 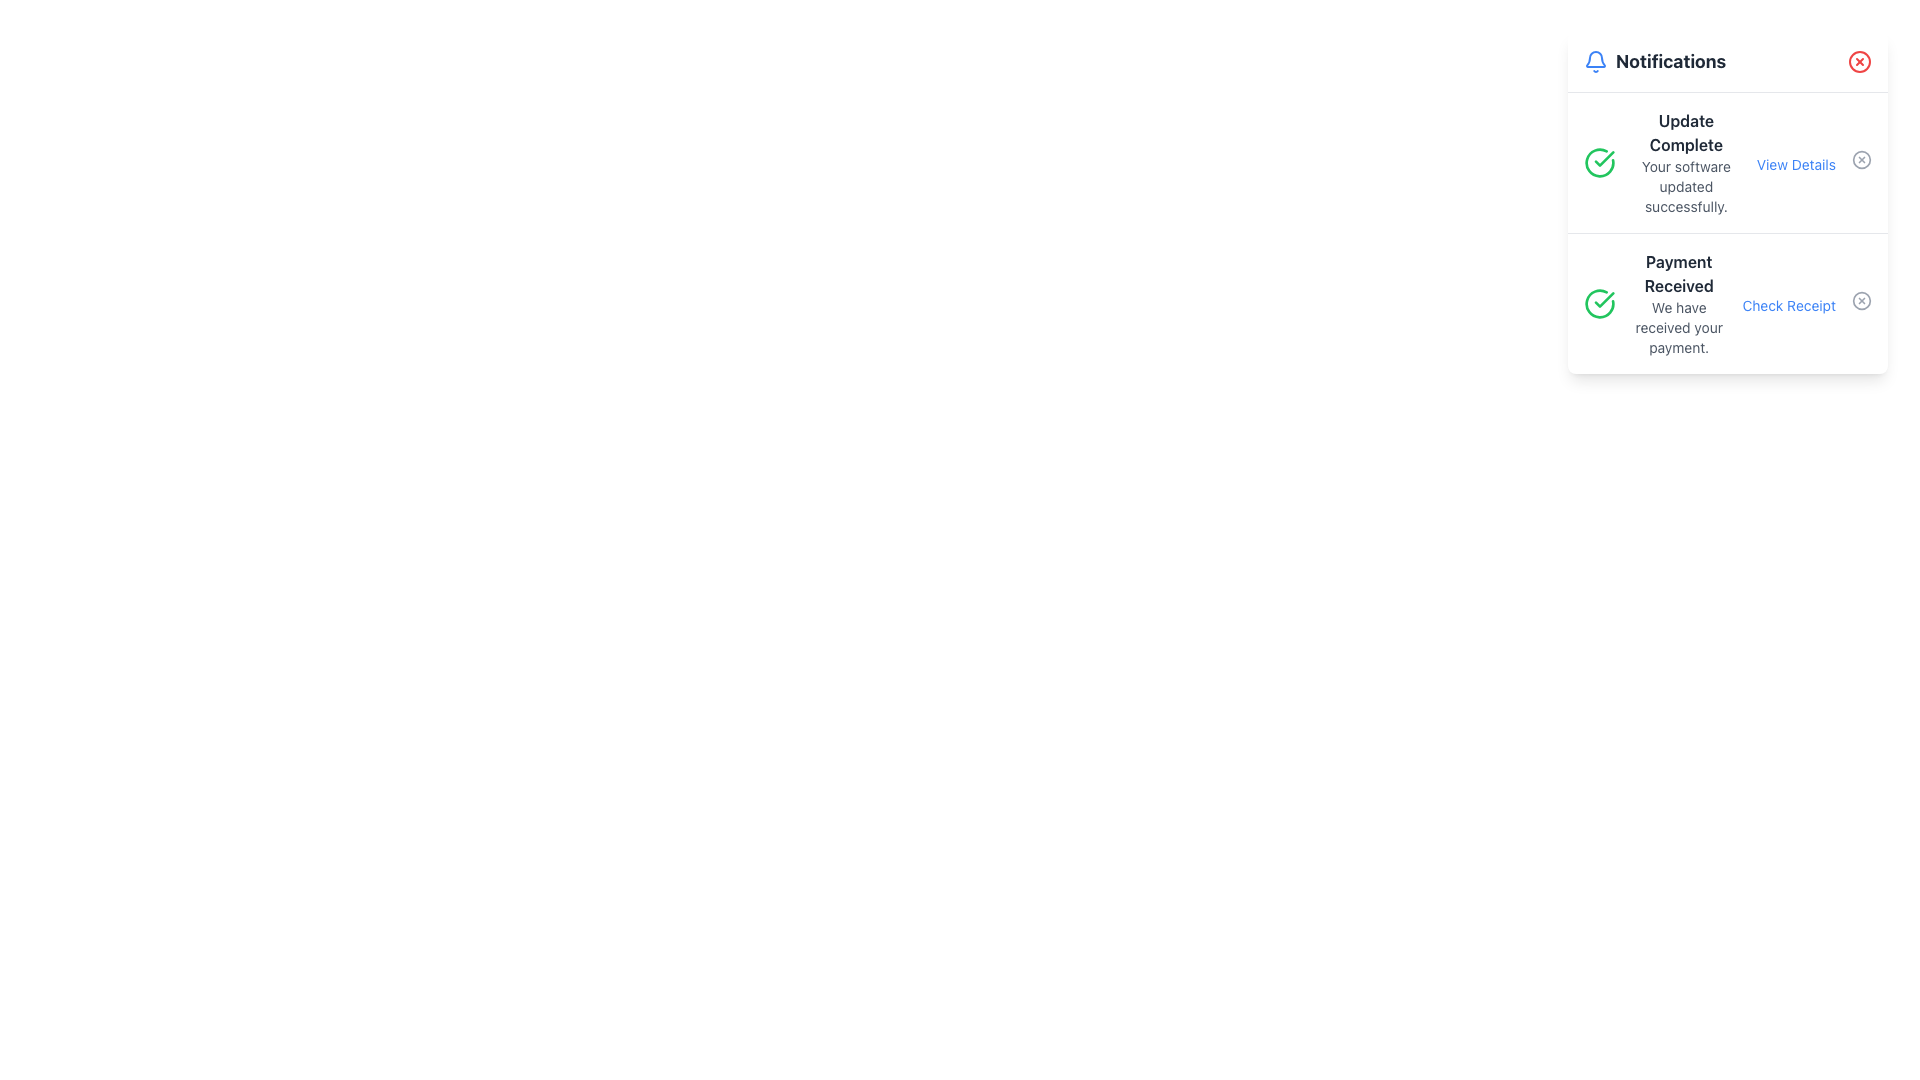 What do you see at coordinates (1814, 161) in the screenshot?
I see `the text link 'View Details' located to the right of the 'Update Complete' notification` at bounding box center [1814, 161].